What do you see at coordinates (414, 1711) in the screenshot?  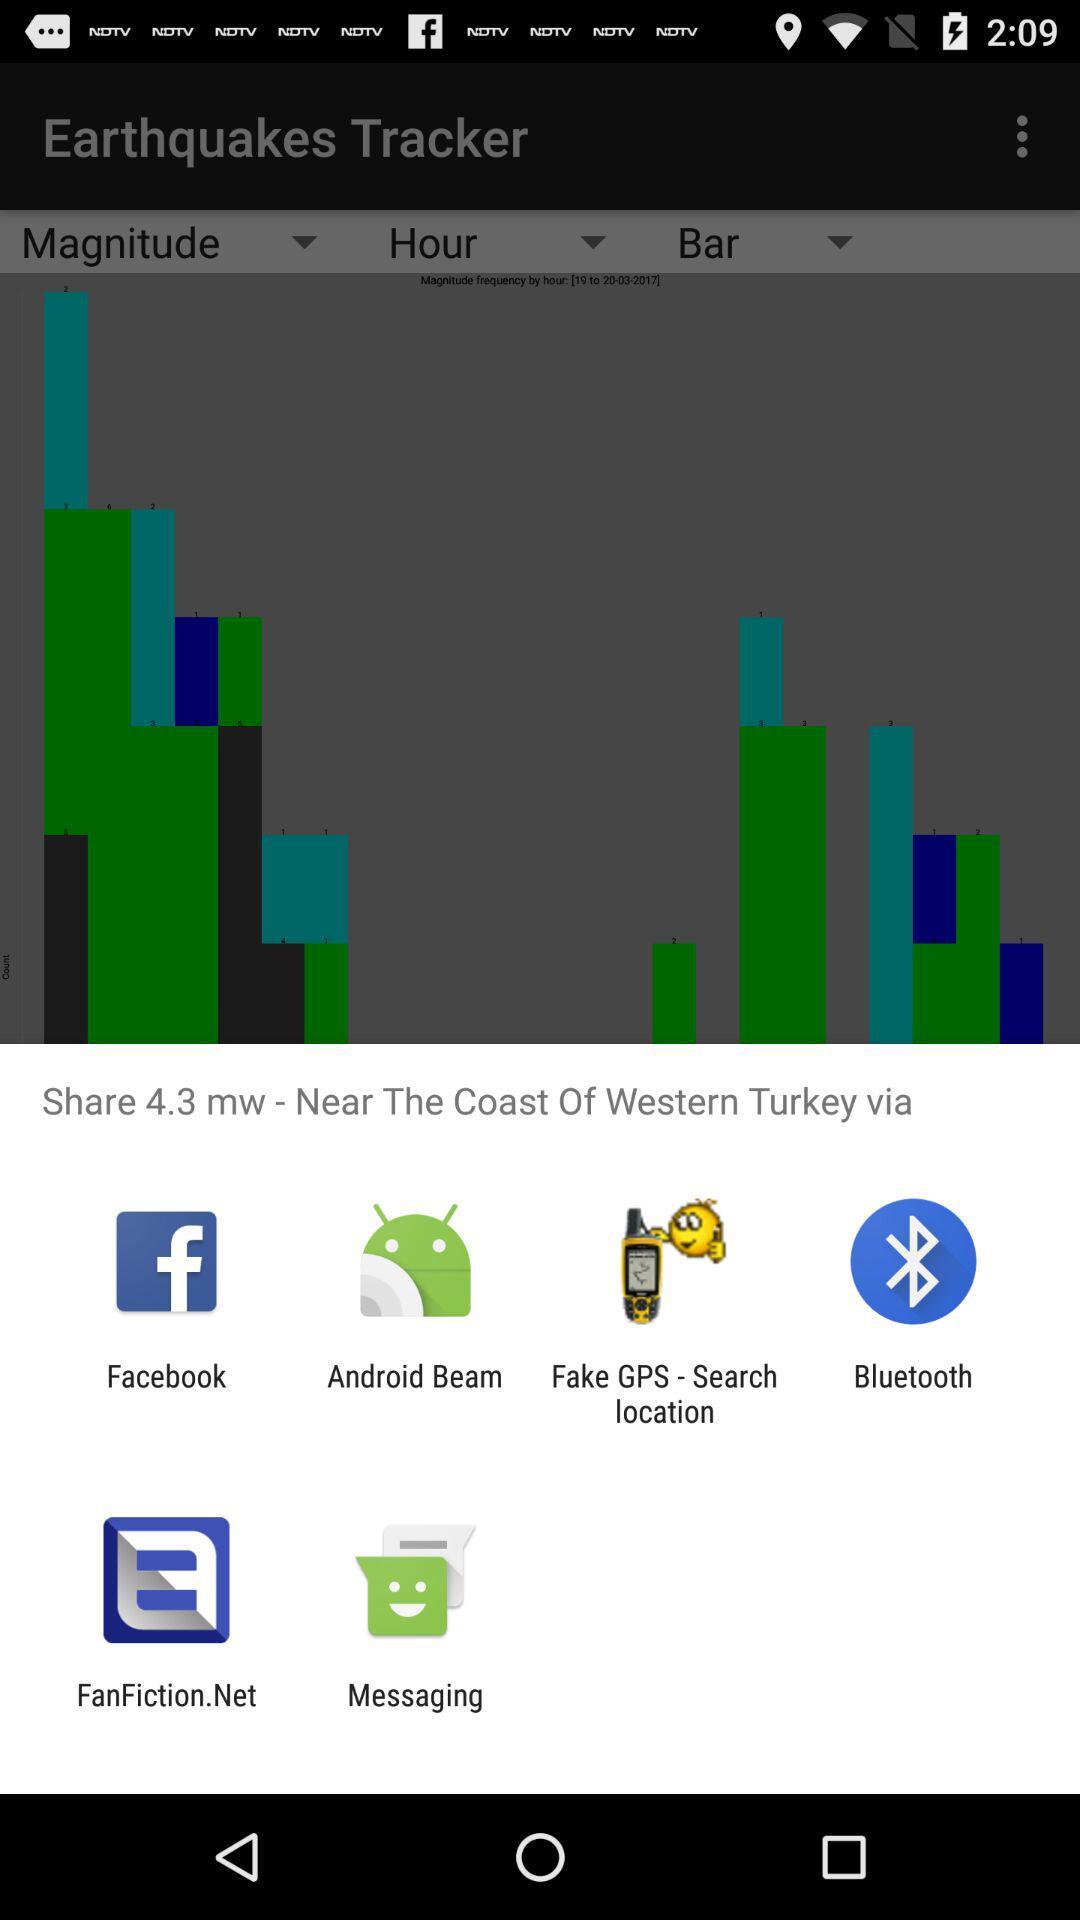 I see `the messaging` at bounding box center [414, 1711].